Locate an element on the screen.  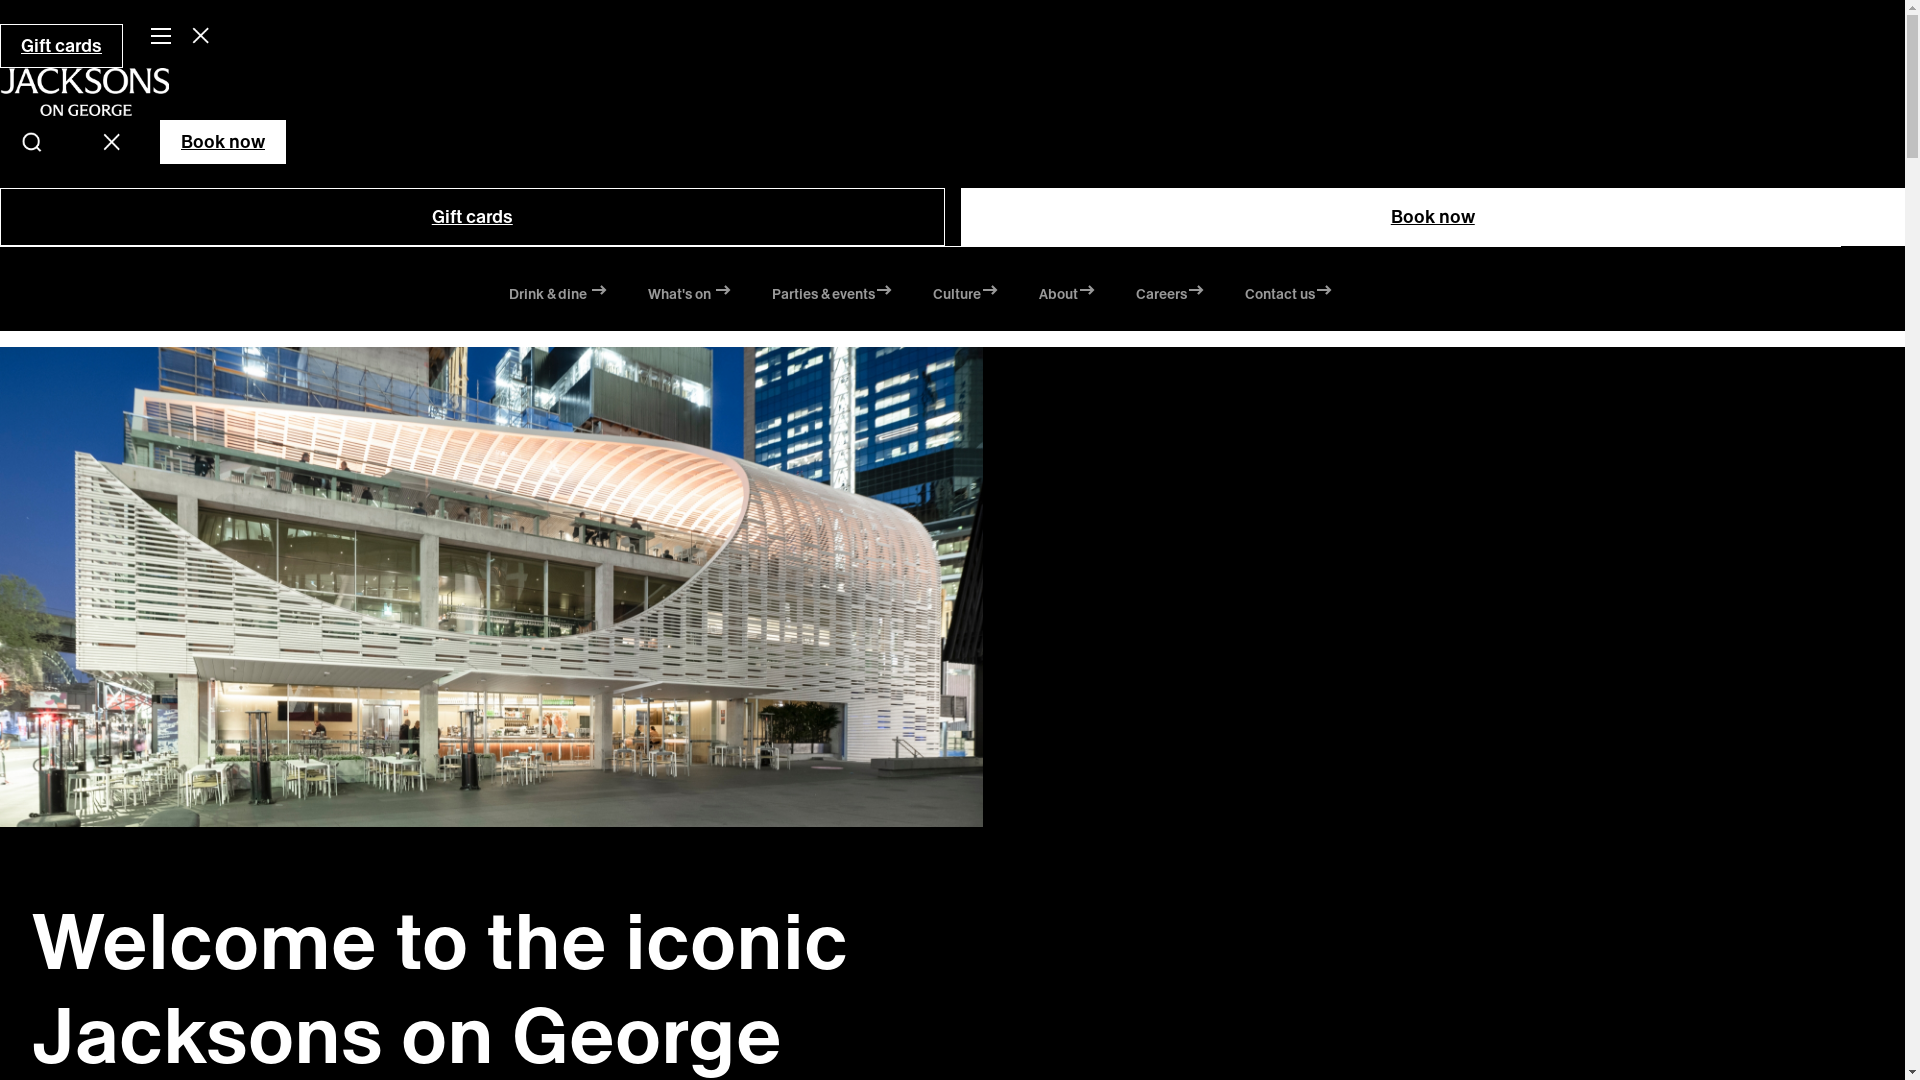
'Book now' is located at coordinates (1431, 216).